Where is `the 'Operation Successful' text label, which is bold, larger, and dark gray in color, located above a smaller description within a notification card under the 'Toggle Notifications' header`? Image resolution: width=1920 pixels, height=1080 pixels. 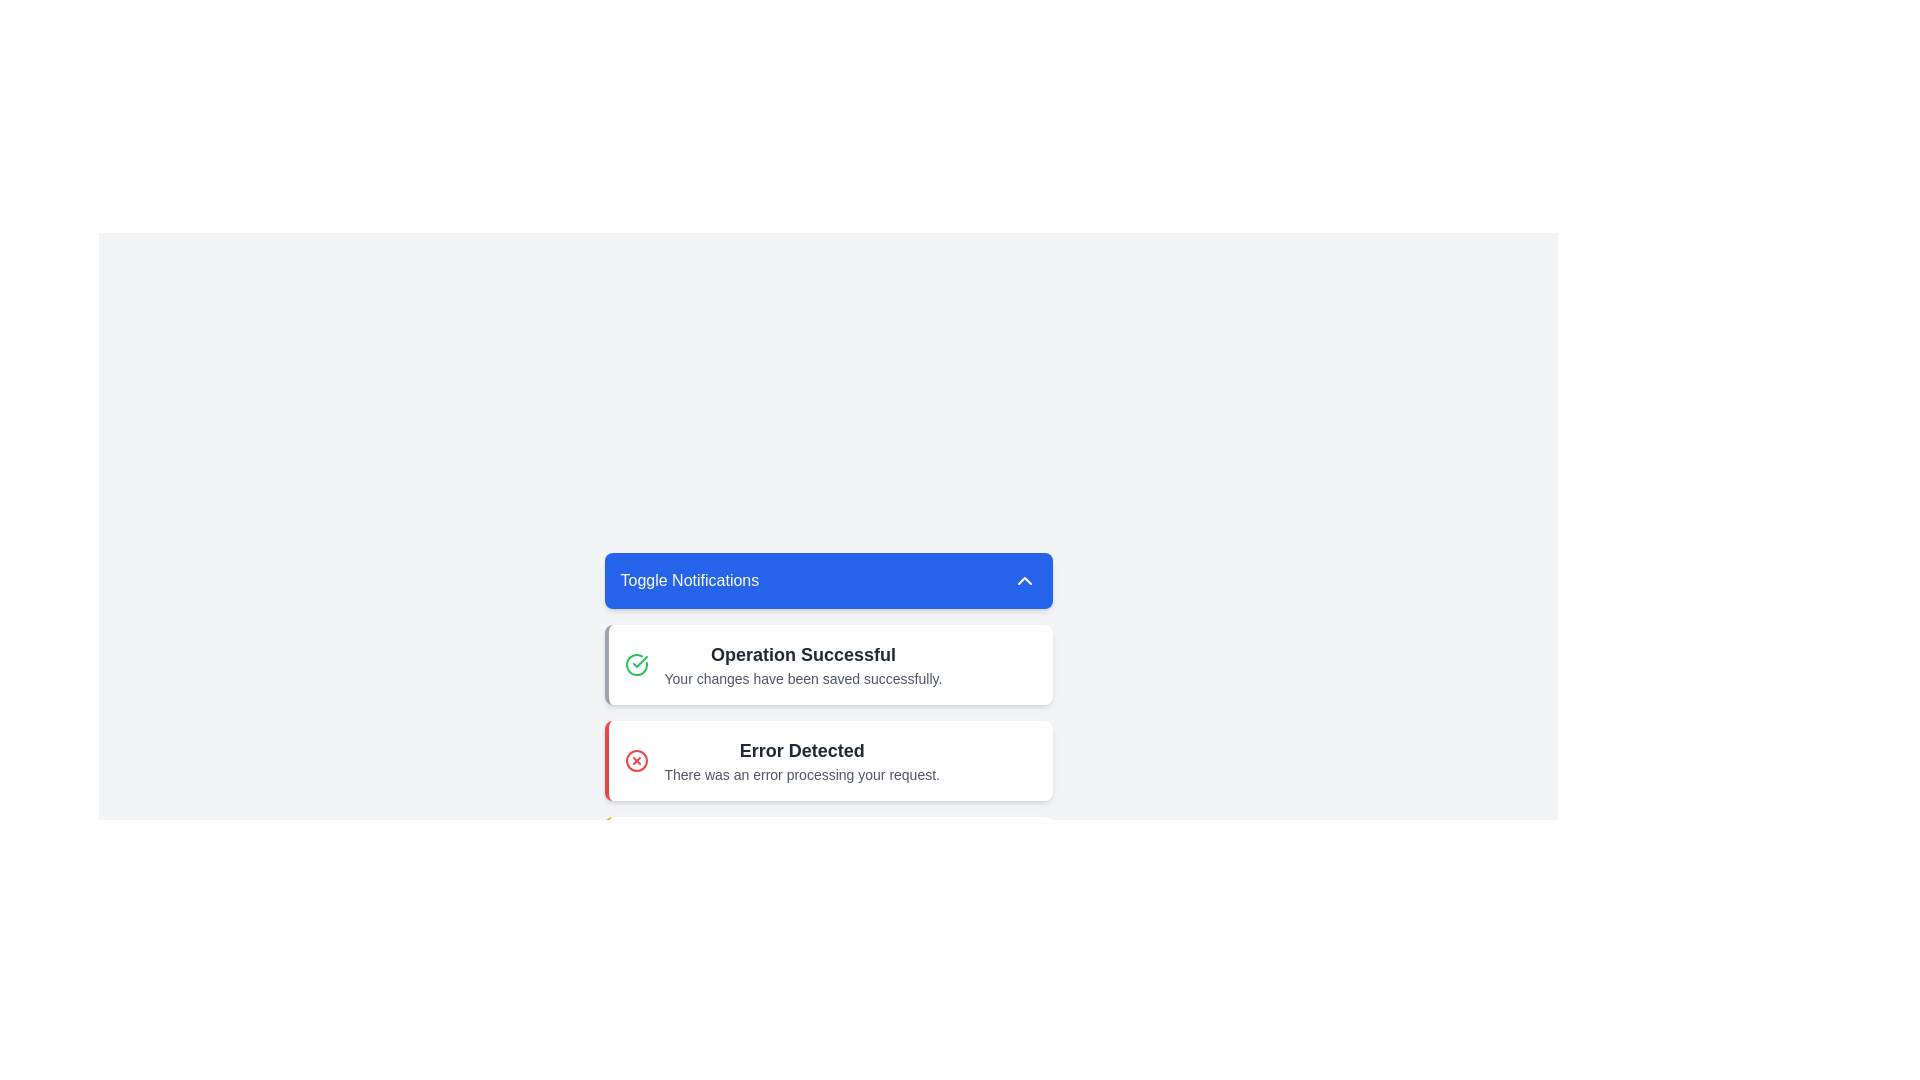
the 'Operation Successful' text label, which is bold, larger, and dark gray in color, located above a smaller description within a notification card under the 'Toggle Notifications' header is located at coordinates (803, 655).